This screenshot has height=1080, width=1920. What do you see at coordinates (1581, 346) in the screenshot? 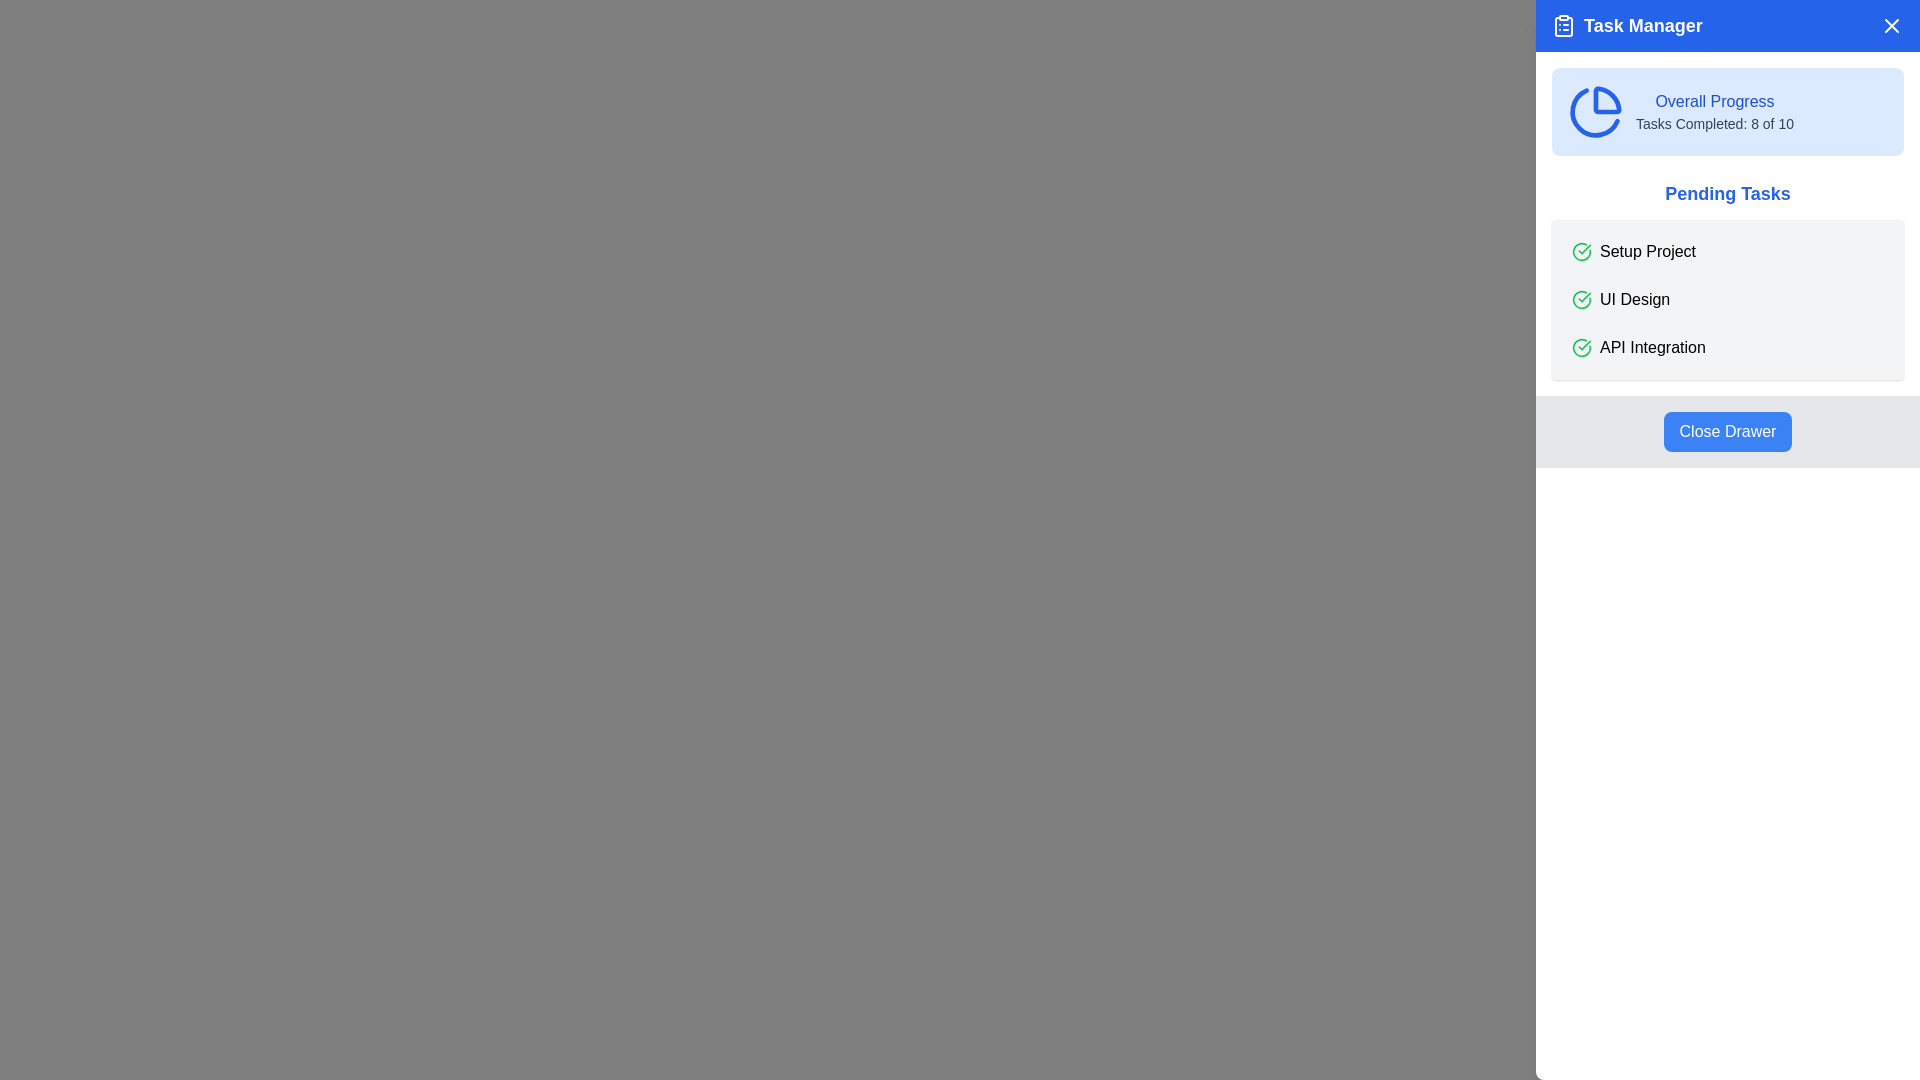
I see `the API Integration completion icon located in the left section of the Pending Tasks list, which indicates that the task is completed` at bounding box center [1581, 346].